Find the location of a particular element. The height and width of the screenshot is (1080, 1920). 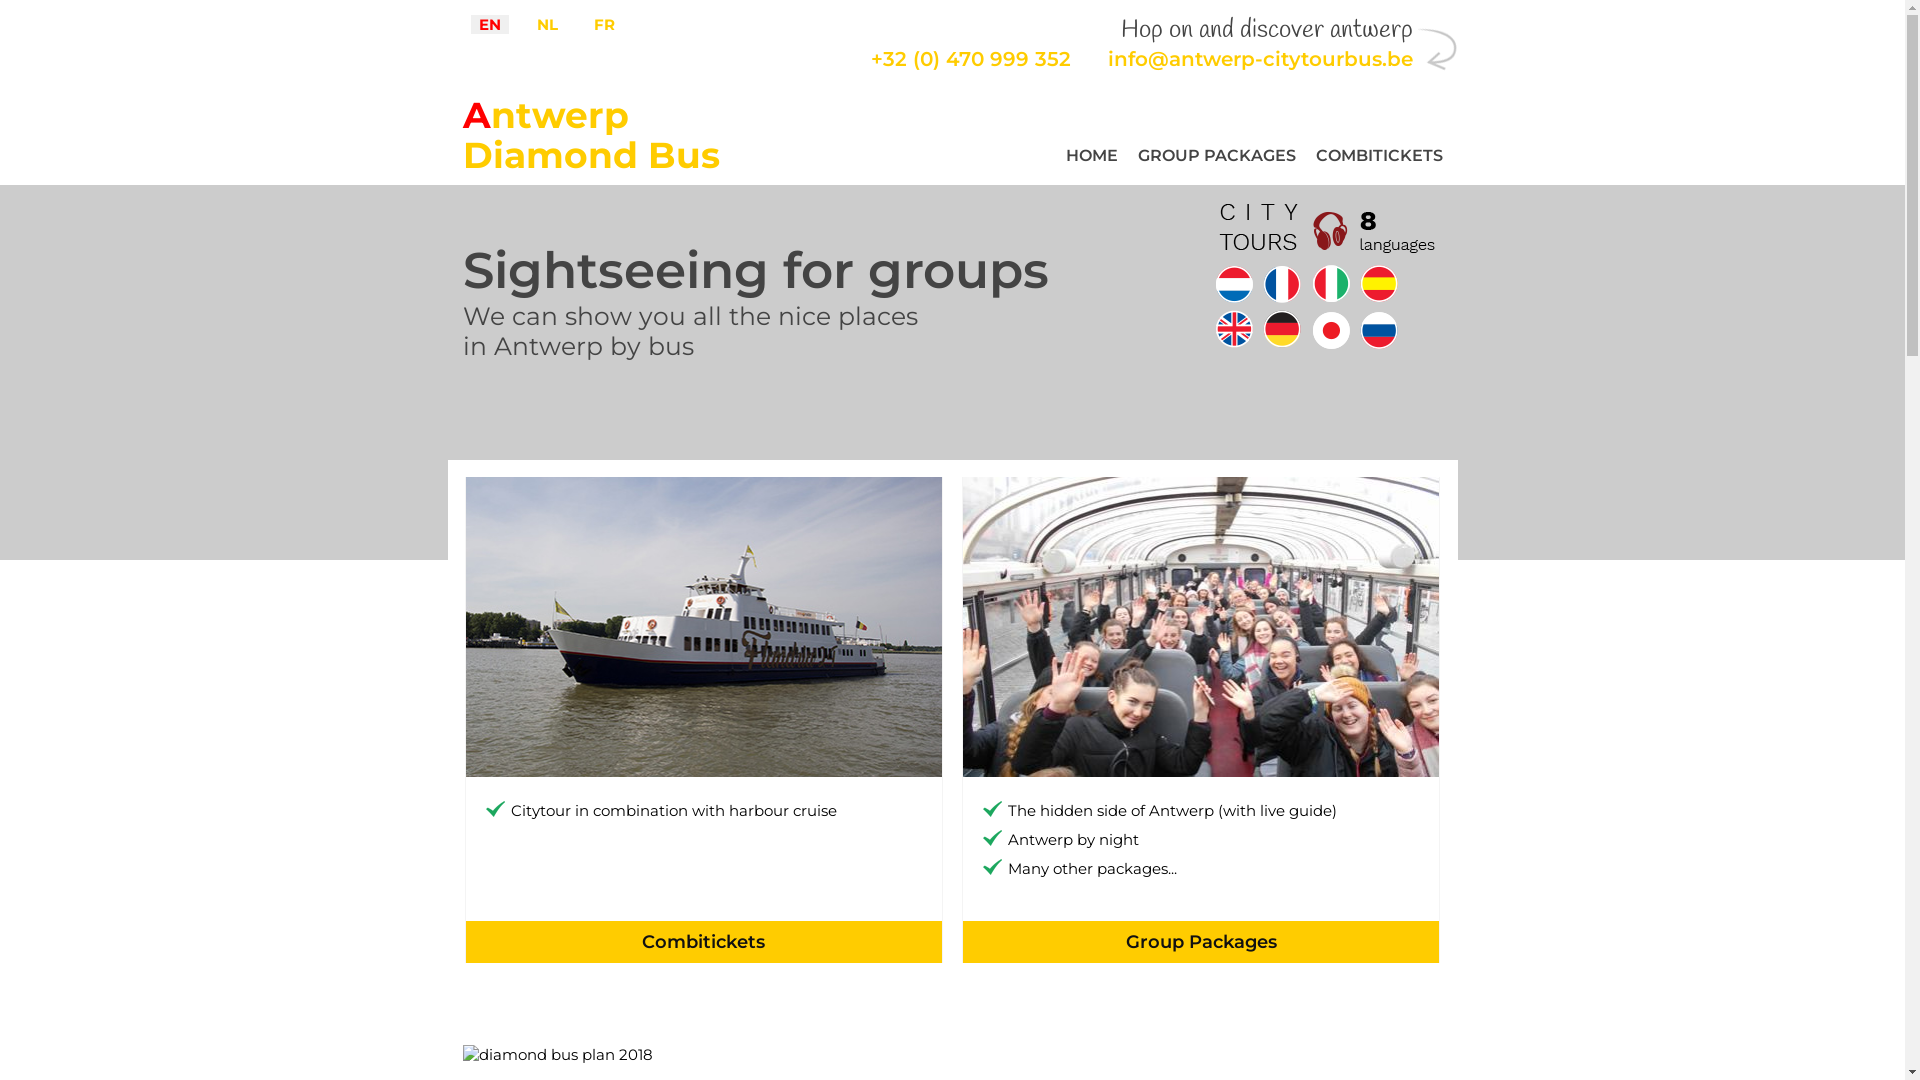

'GROUP PACKAGES' is located at coordinates (1216, 154).